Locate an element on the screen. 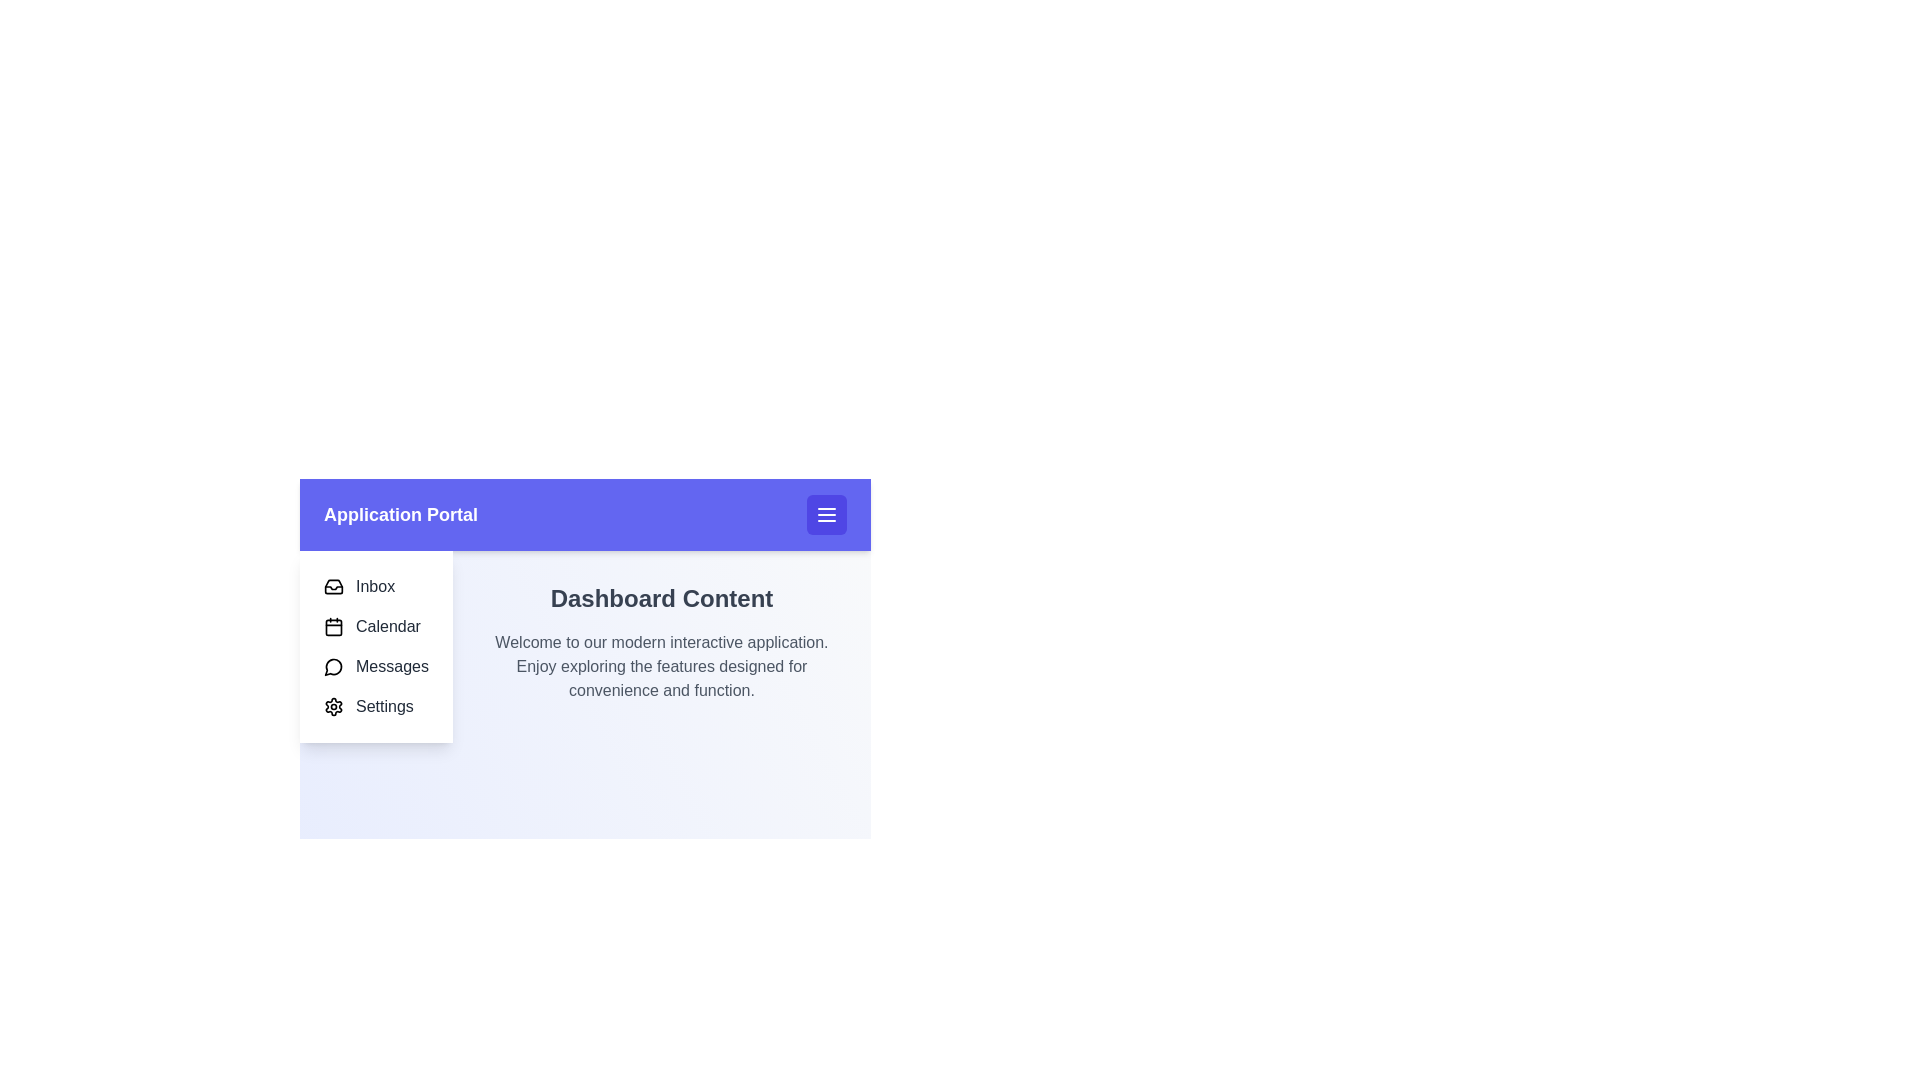 This screenshot has width=1920, height=1080. the inbox tray icon located in the sidebar next to the 'Inbox' label, which is styled with a minimalist, line-art appearance is located at coordinates (334, 585).